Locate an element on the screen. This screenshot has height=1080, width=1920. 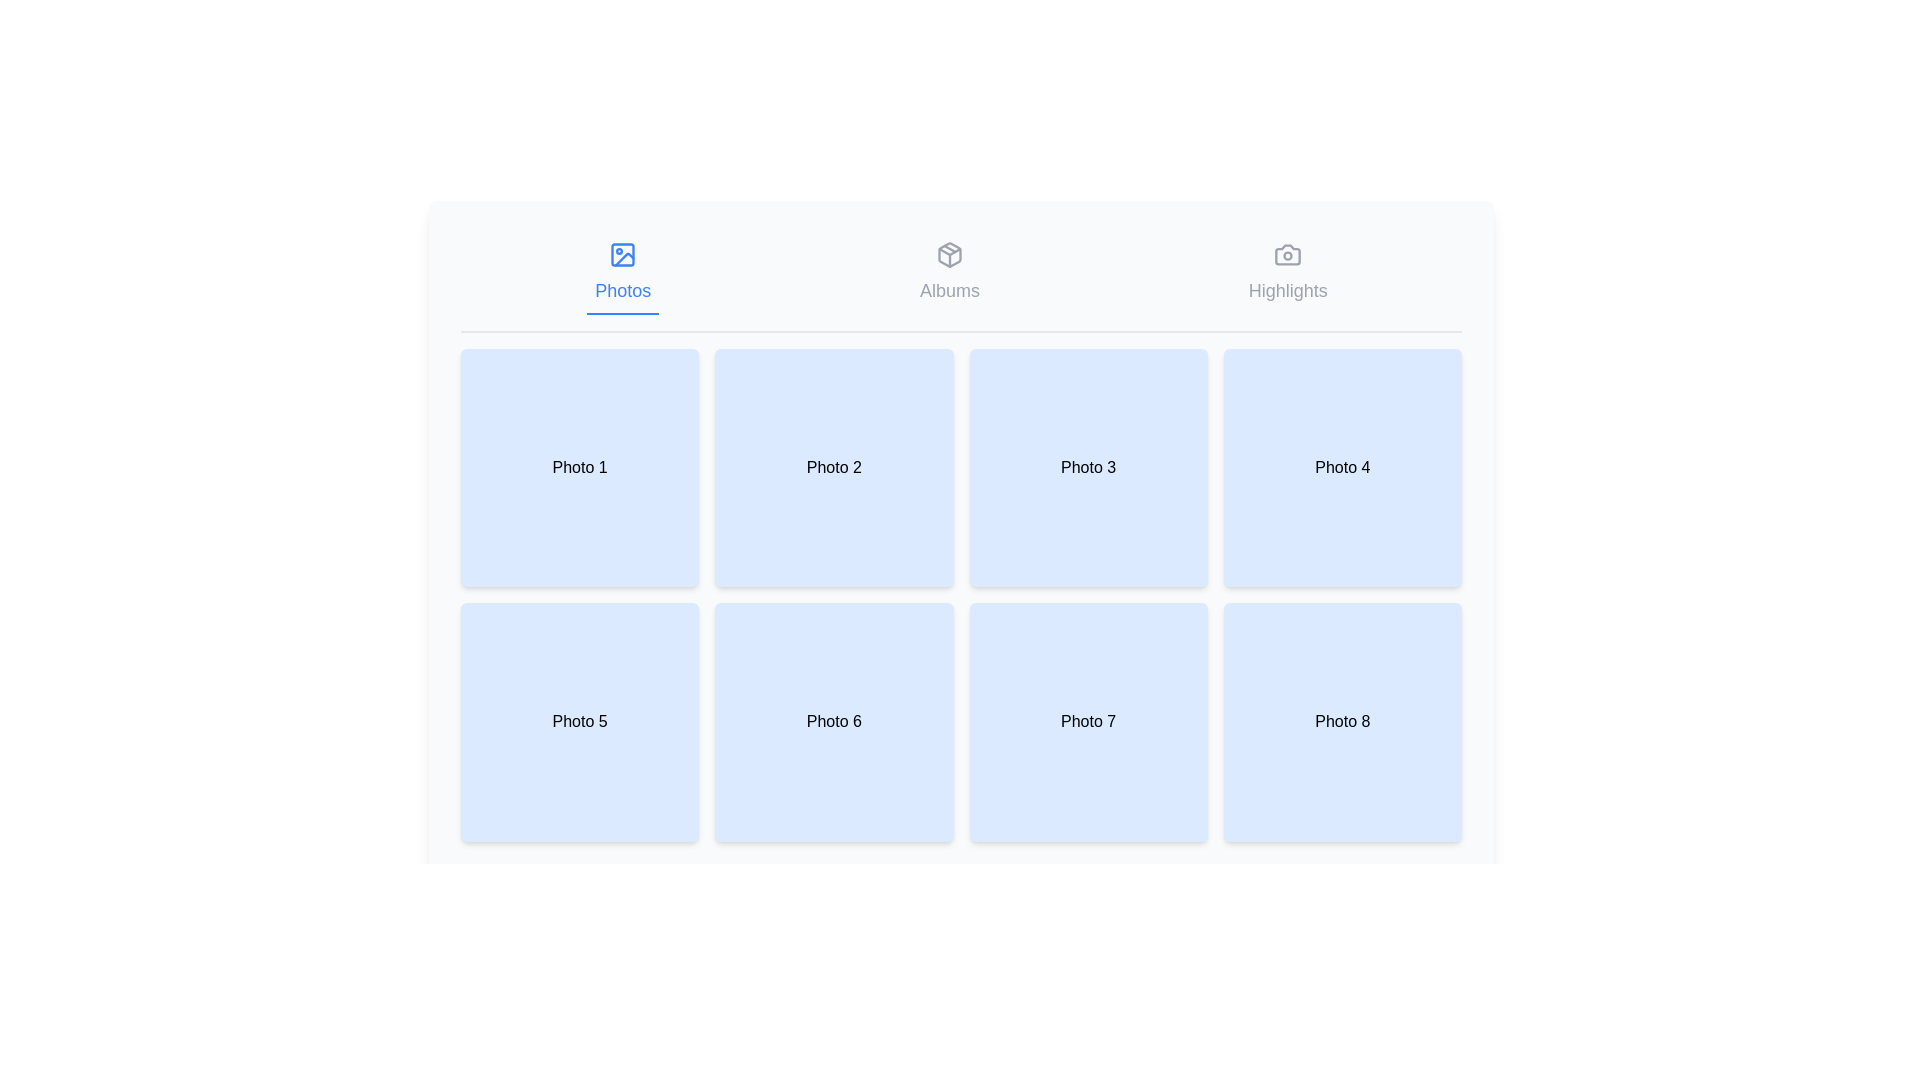
the Highlights tab by clicking on its label is located at coordinates (1288, 273).